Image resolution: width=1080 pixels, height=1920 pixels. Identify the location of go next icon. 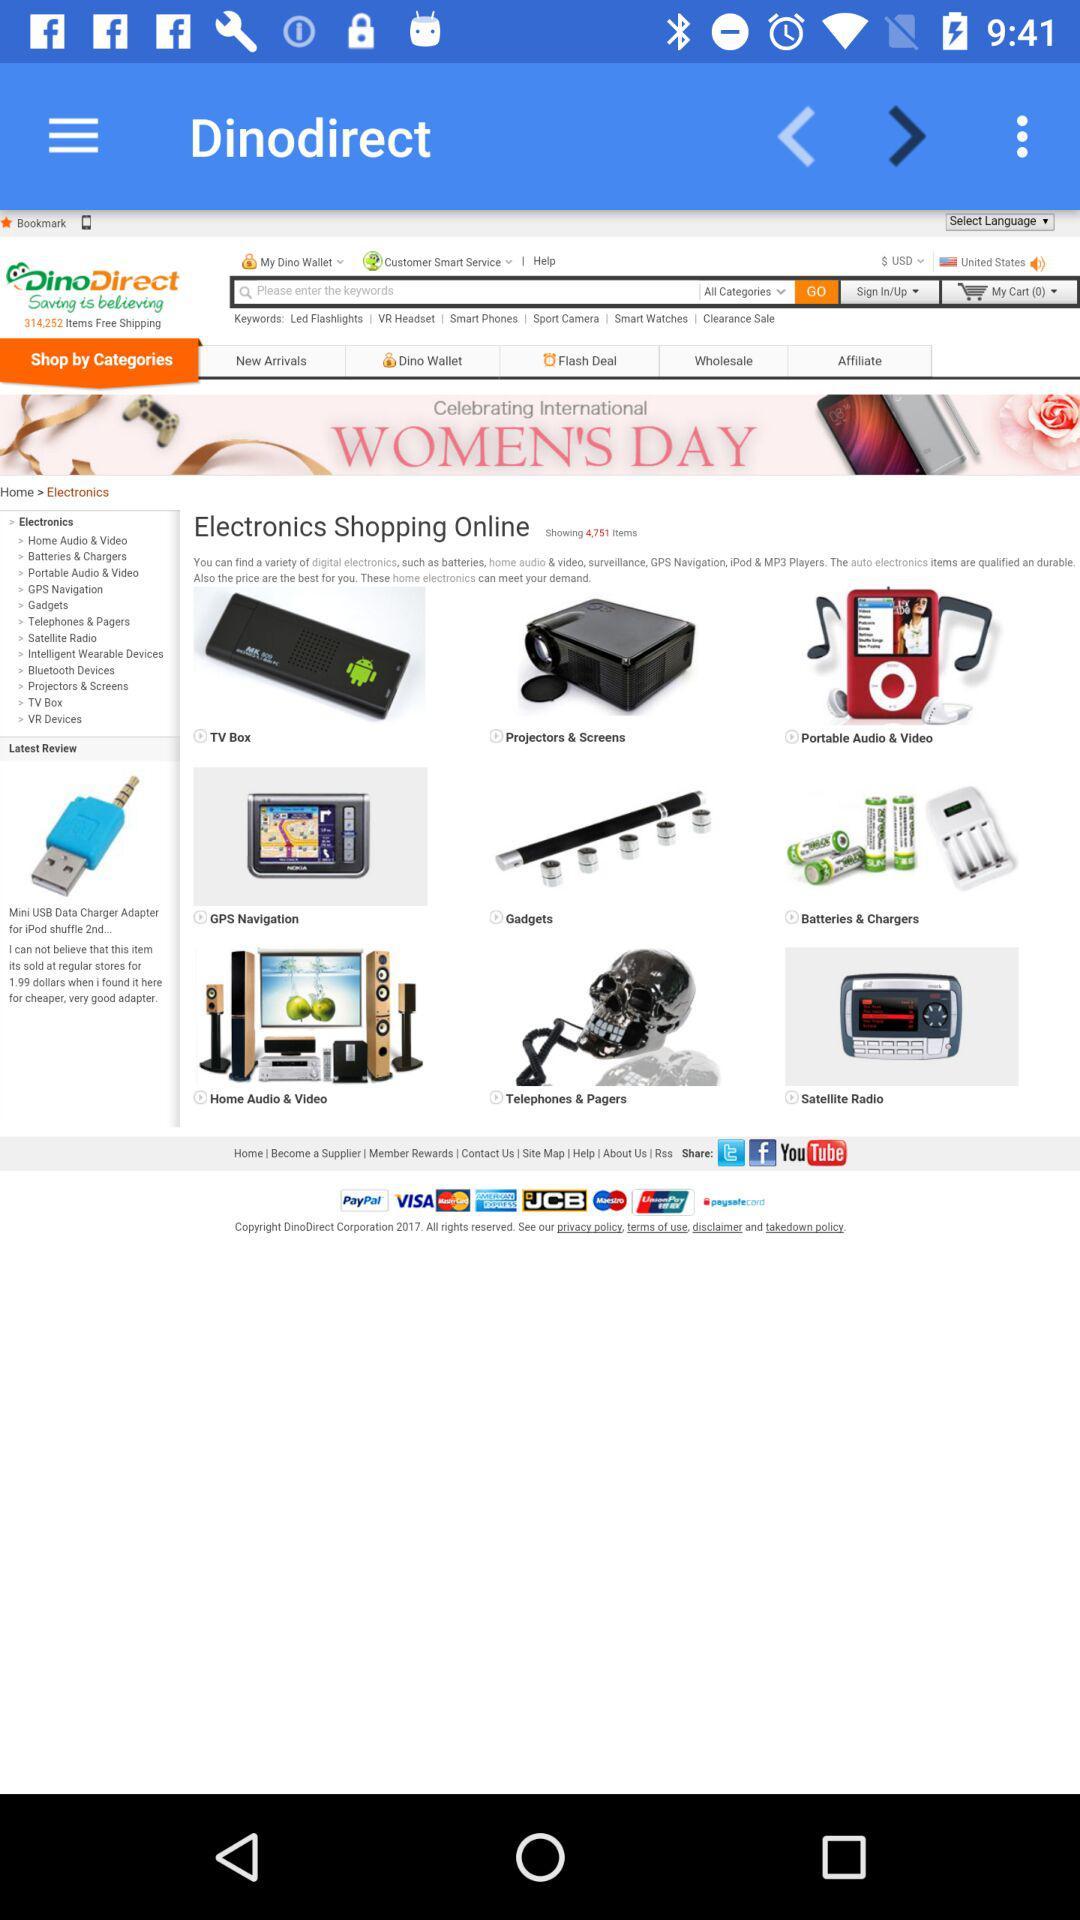
(919, 135).